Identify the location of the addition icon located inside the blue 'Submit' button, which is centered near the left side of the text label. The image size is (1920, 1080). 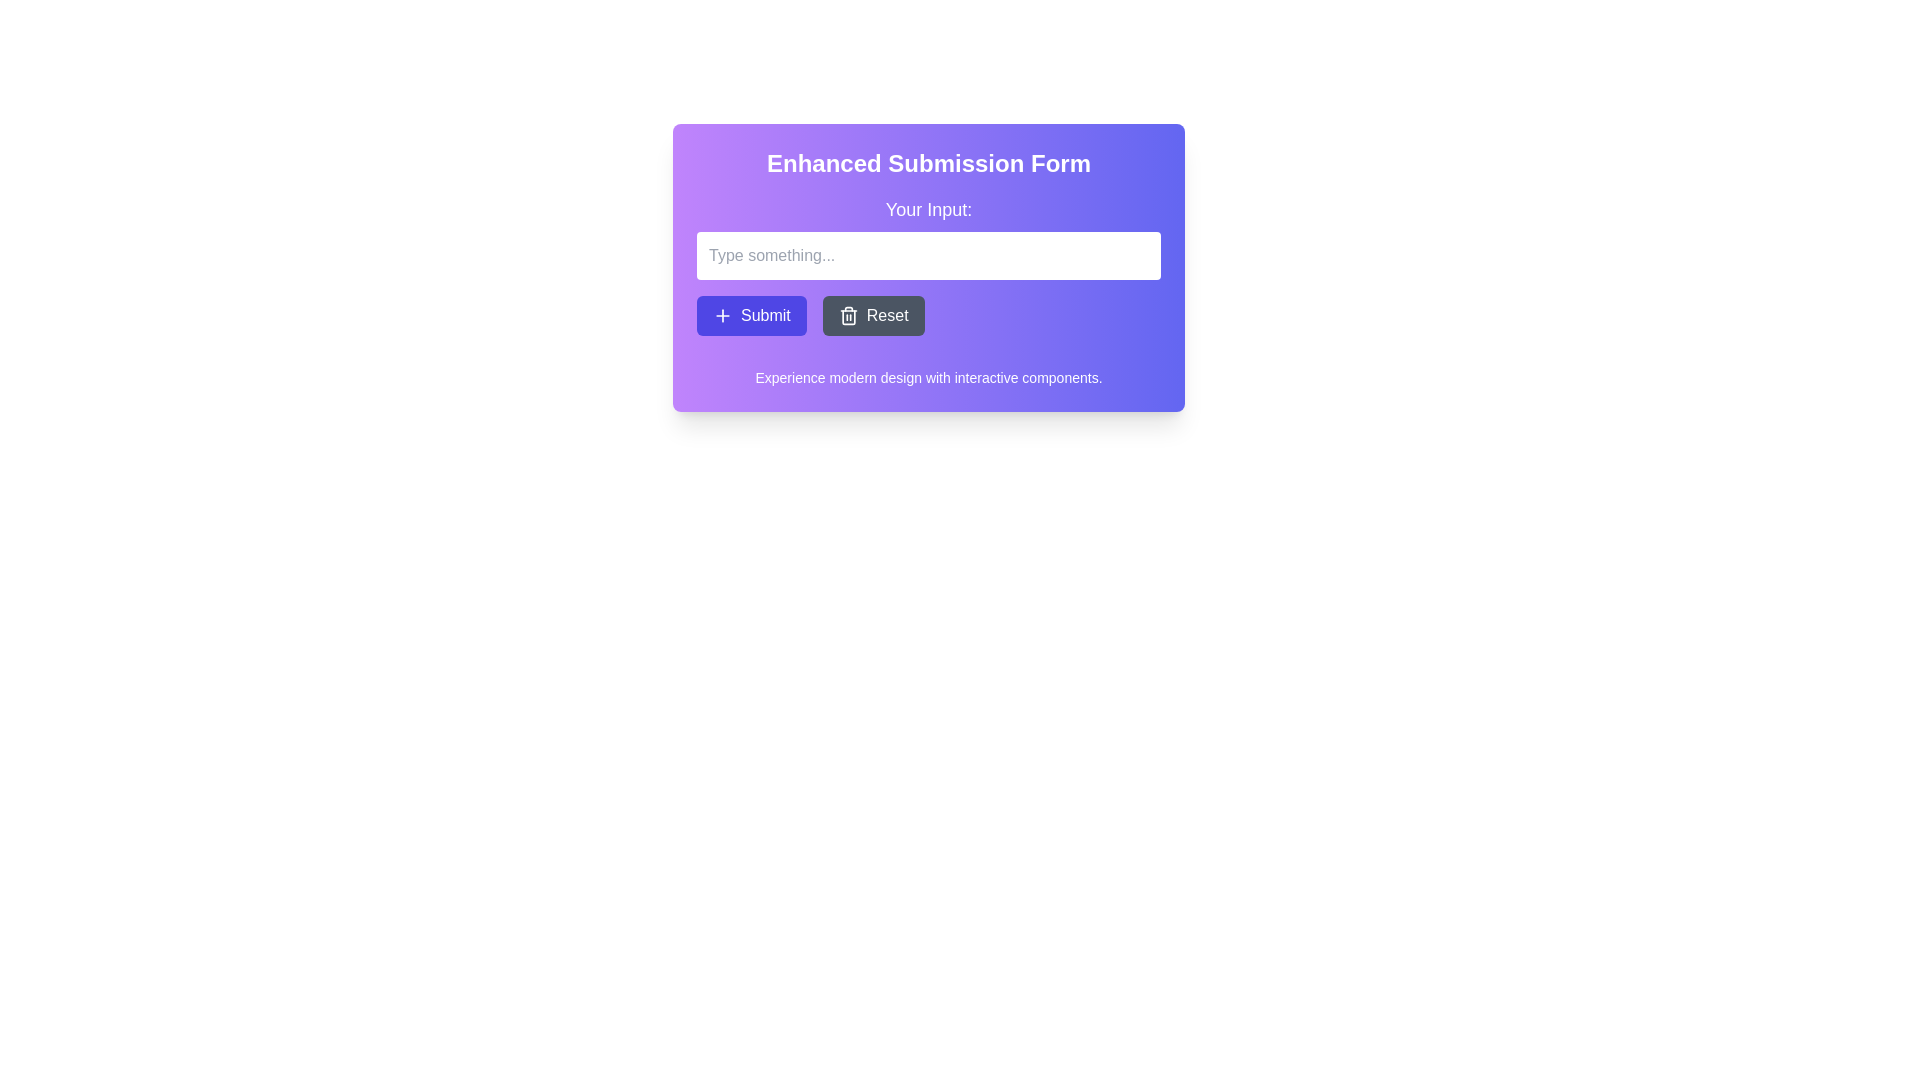
(722, 315).